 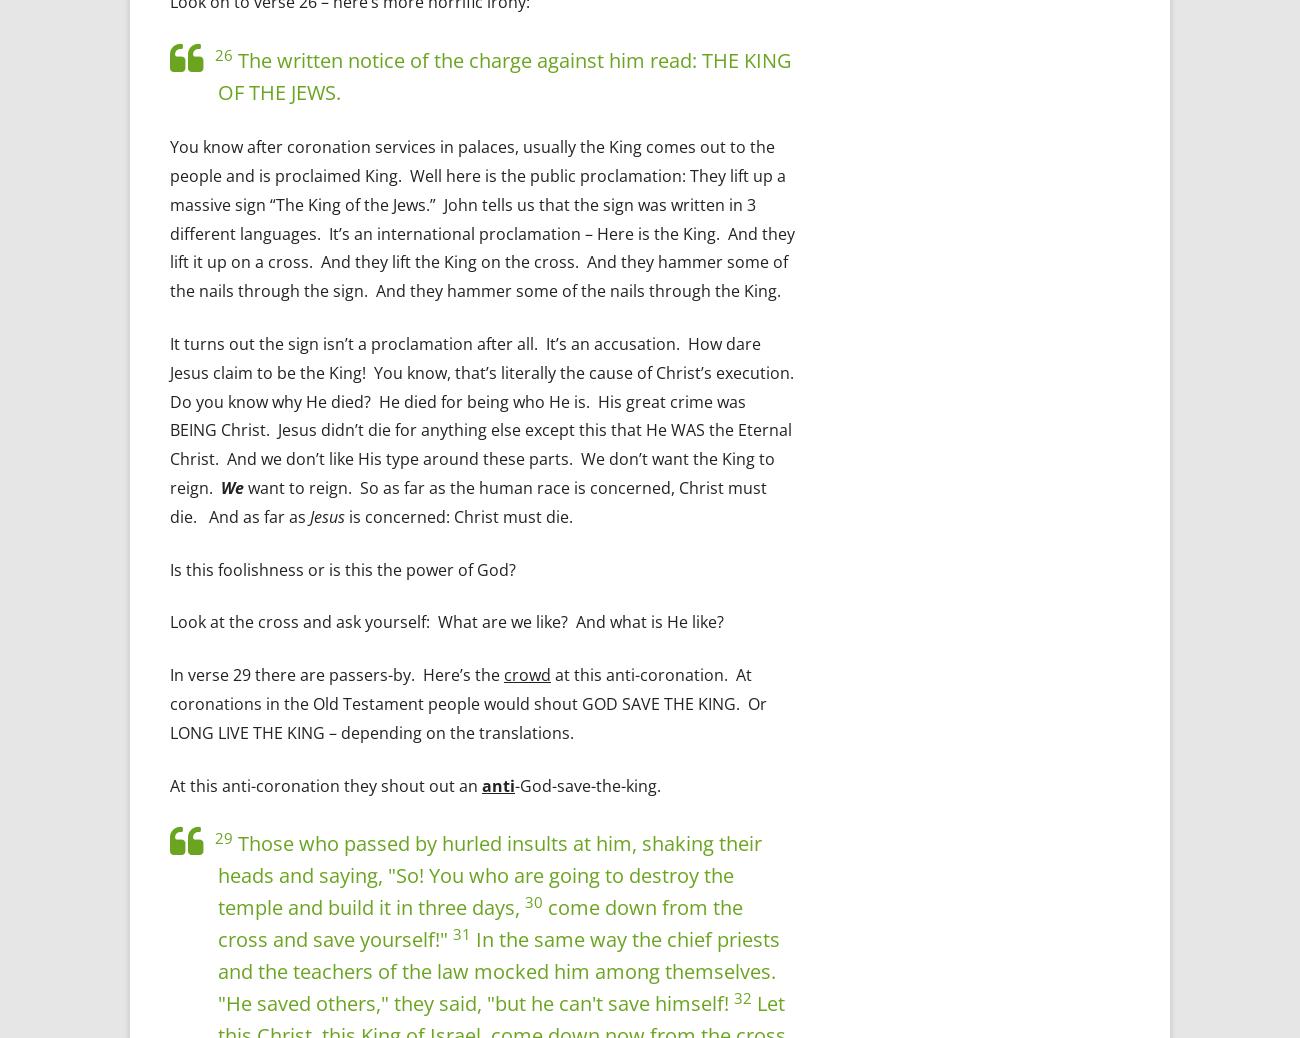 I want to click on 'is concerned: Christ must die.', so click(x=459, y=515).